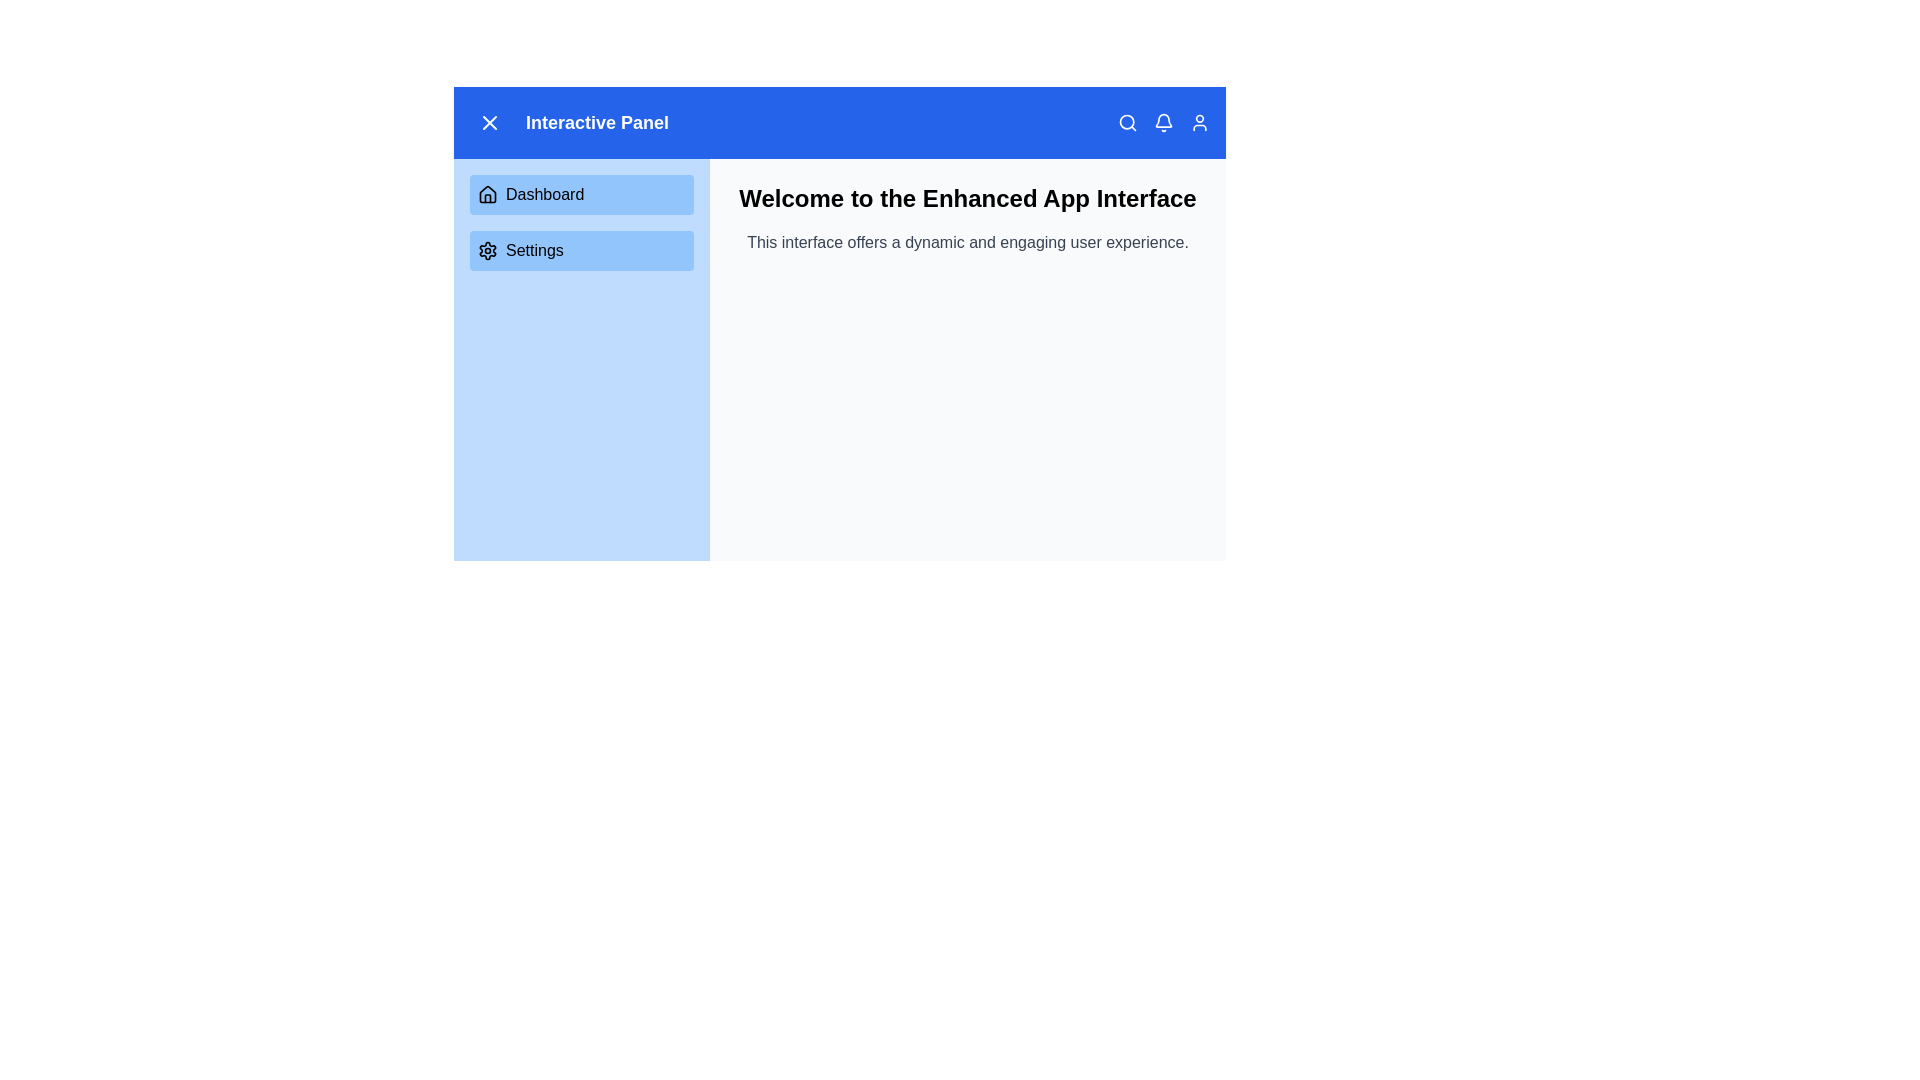  What do you see at coordinates (488, 249) in the screenshot?
I see `the cogwheel icon in the 'Settings' section of the left panel` at bounding box center [488, 249].